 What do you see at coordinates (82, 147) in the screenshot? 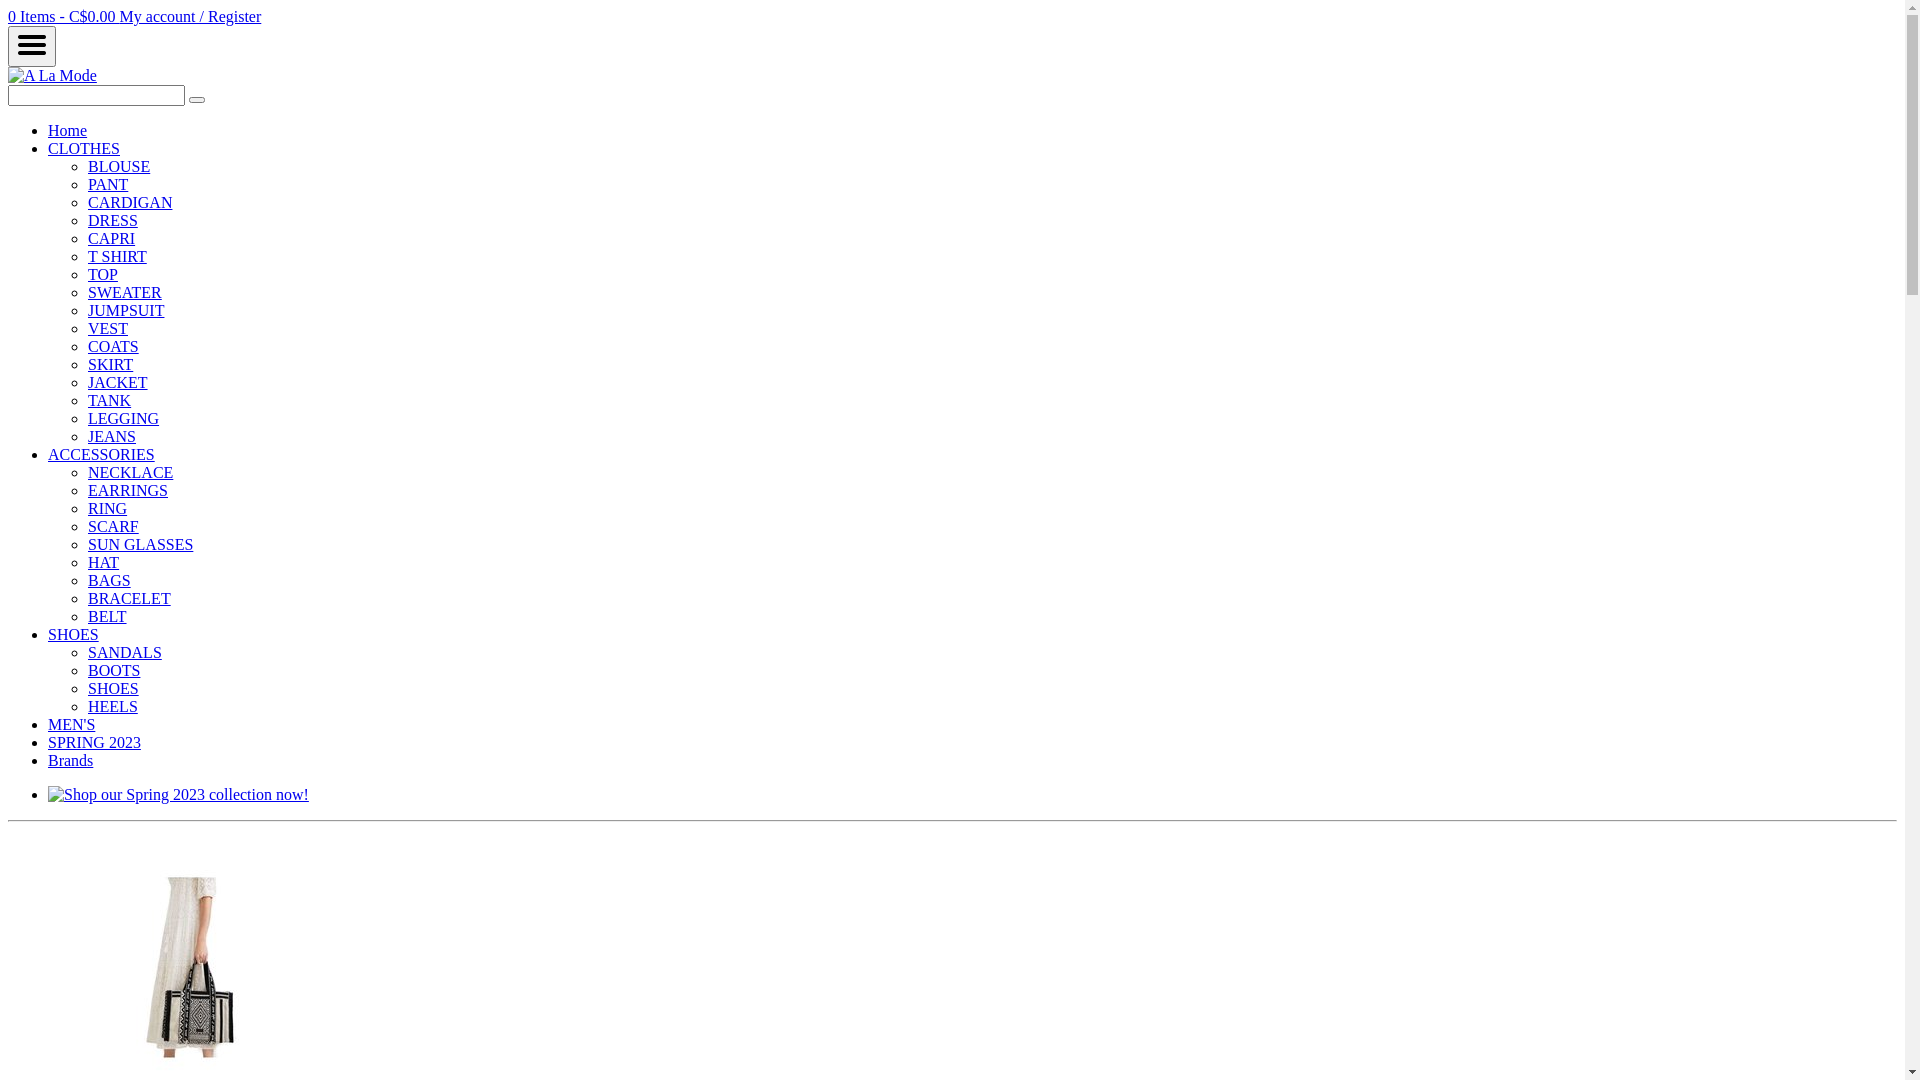
I see `'CLOTHES'` at bounding box center [82, 147].